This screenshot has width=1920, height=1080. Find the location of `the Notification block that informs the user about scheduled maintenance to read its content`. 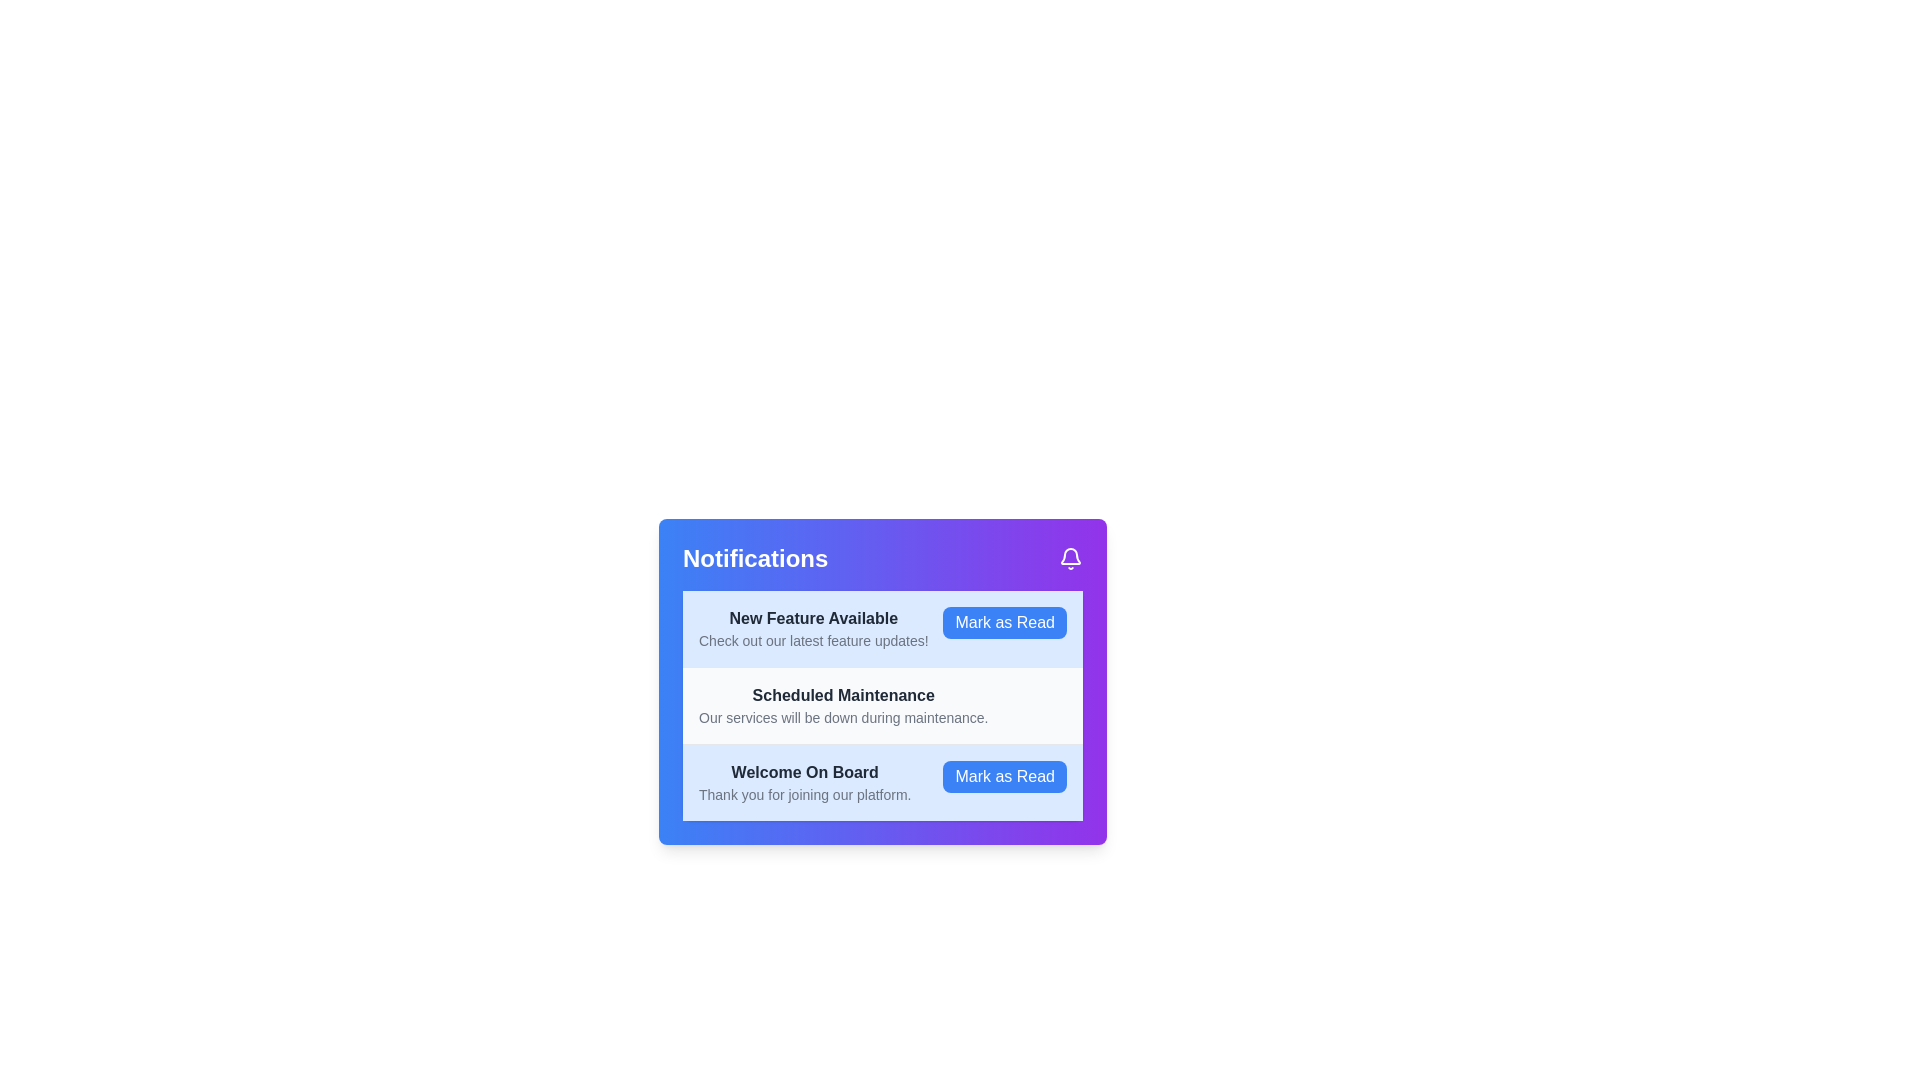

the Notification block that informs the user about scheduled maintenance to read its content is located at coordinates (882, 704).